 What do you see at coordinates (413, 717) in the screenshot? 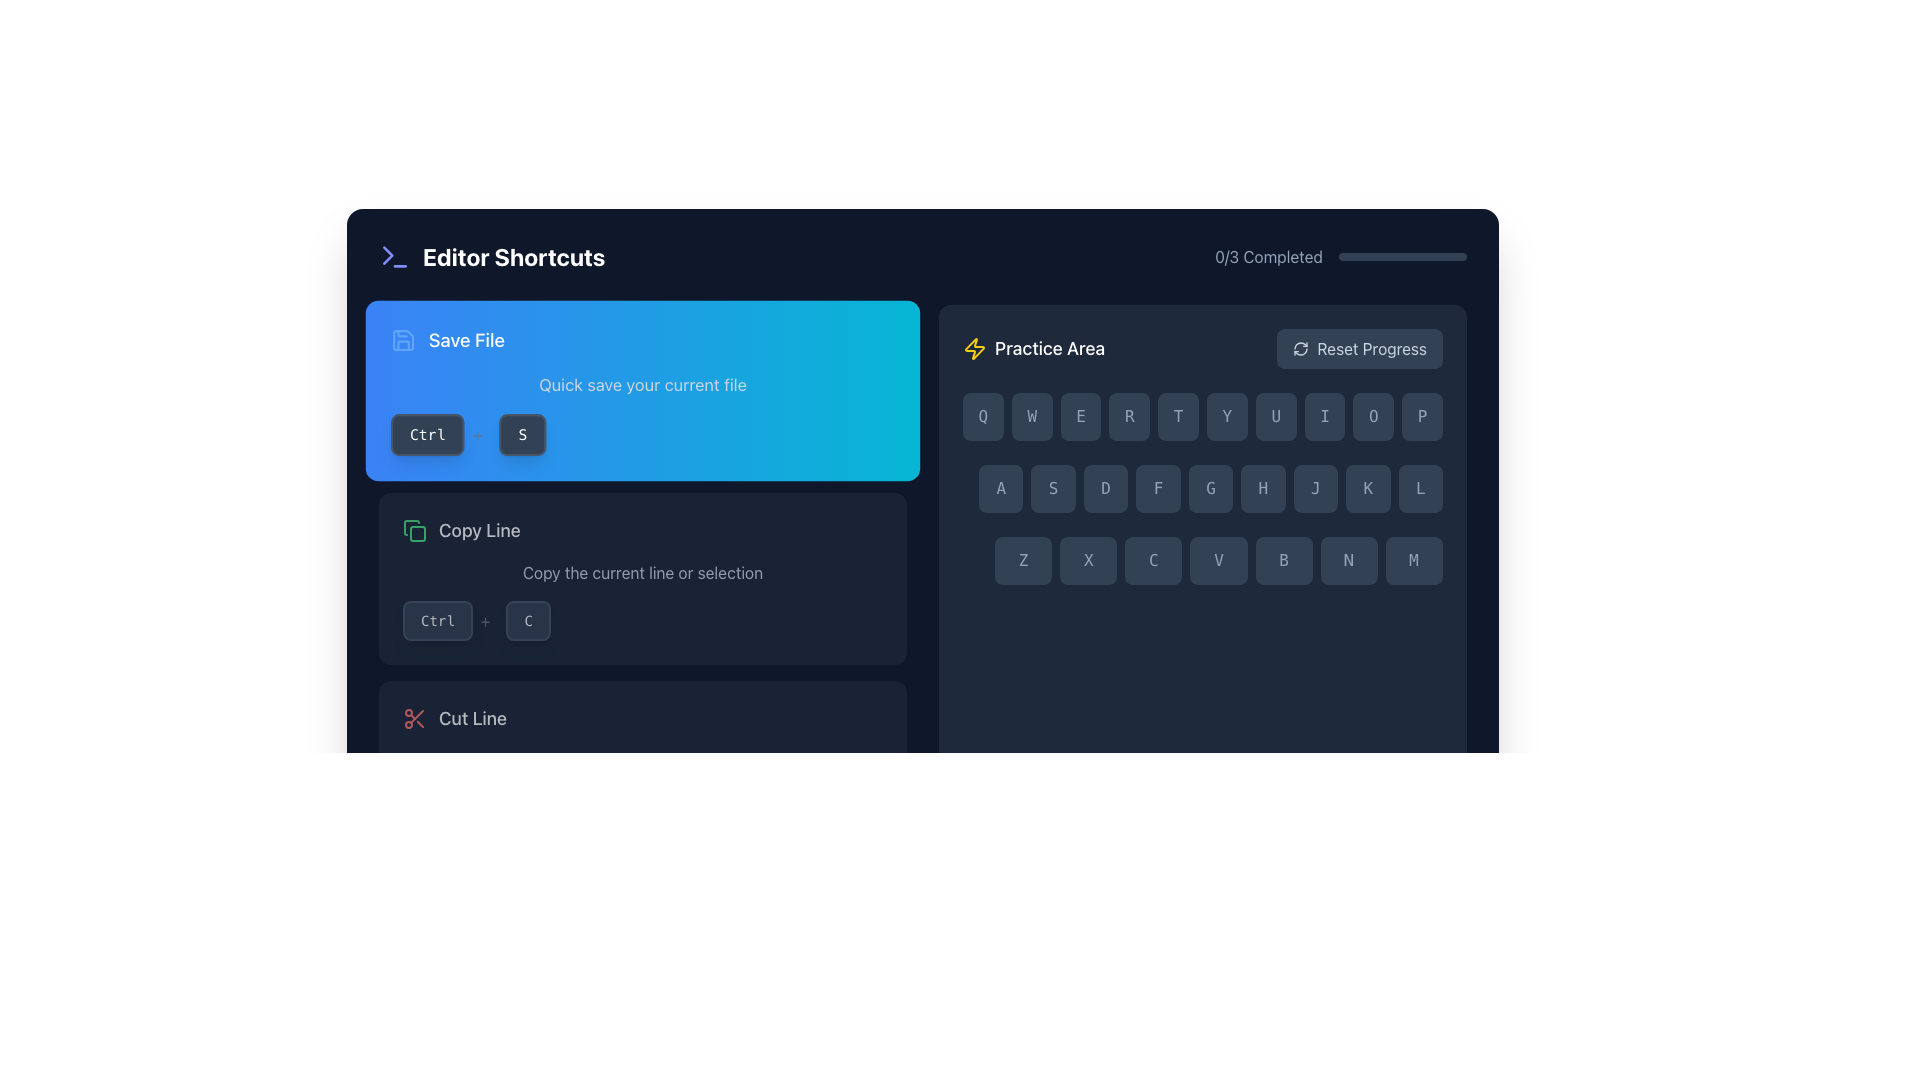
I see `the 'Cut' icon which represents the 'Cut' or 'Remove' action, located to the left of the 'Cut Line' text label` at bounding box center [413, 717].